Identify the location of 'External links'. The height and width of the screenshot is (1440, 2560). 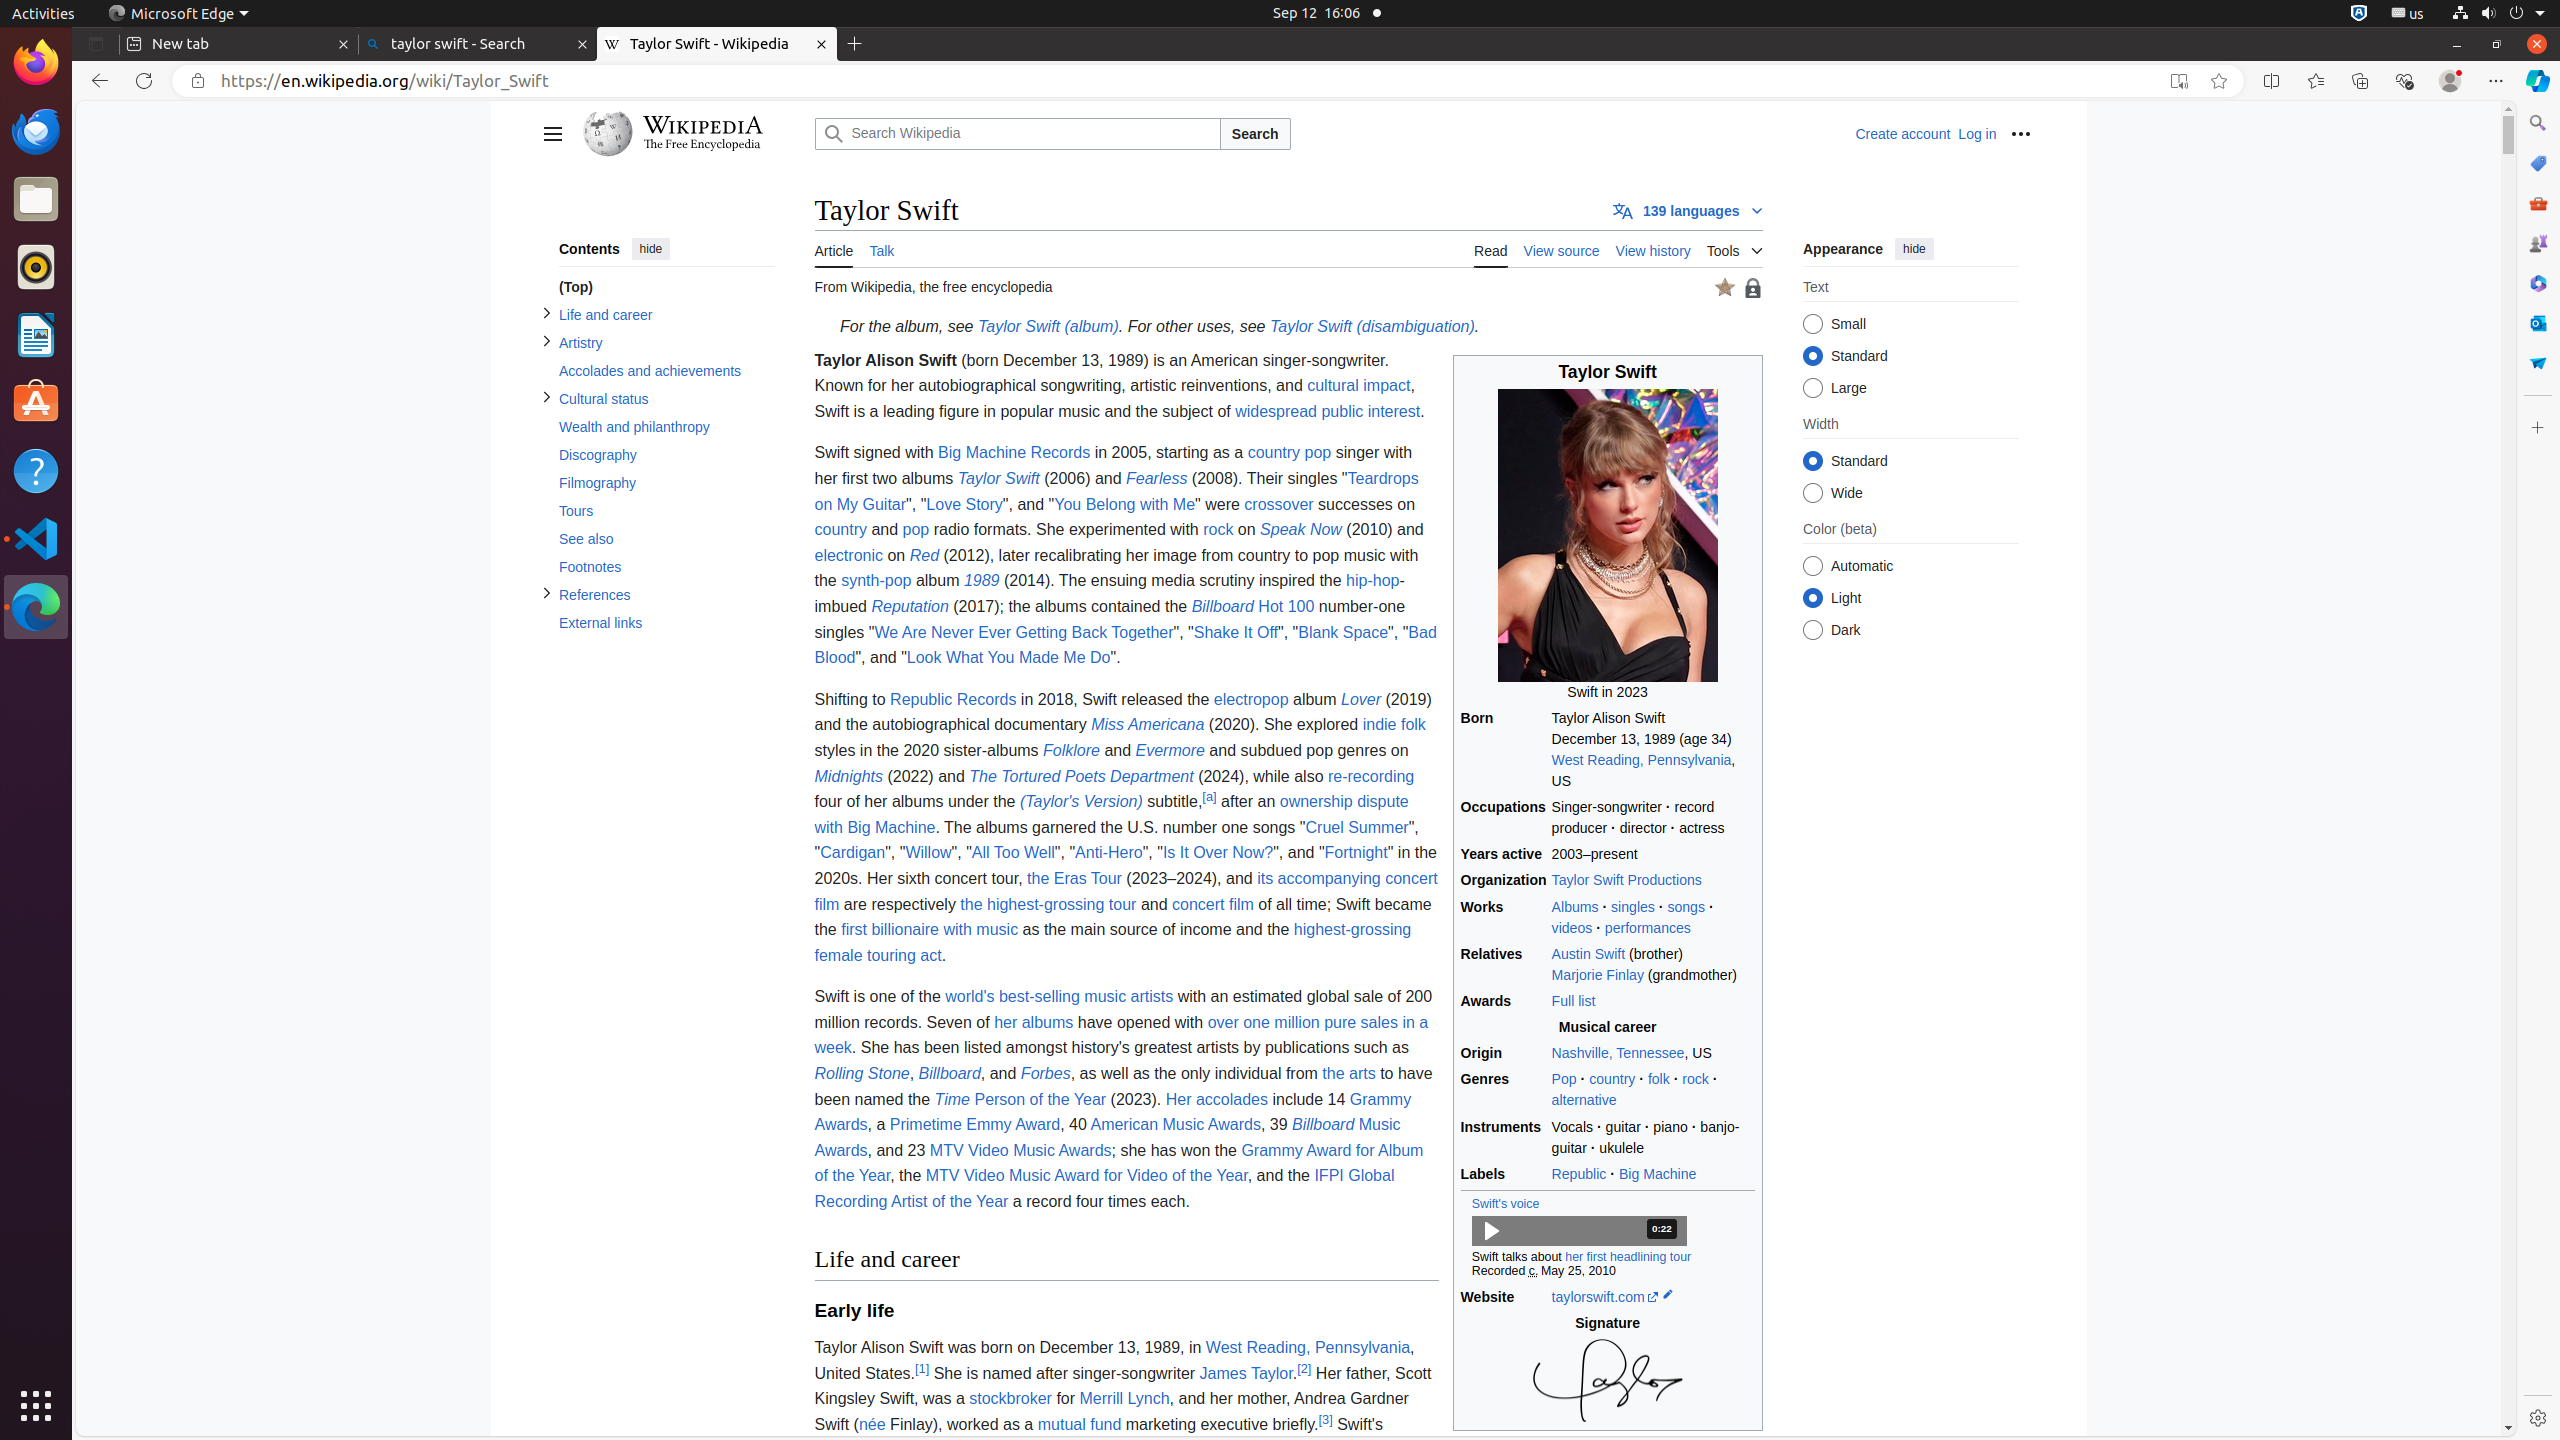
(665, 623).